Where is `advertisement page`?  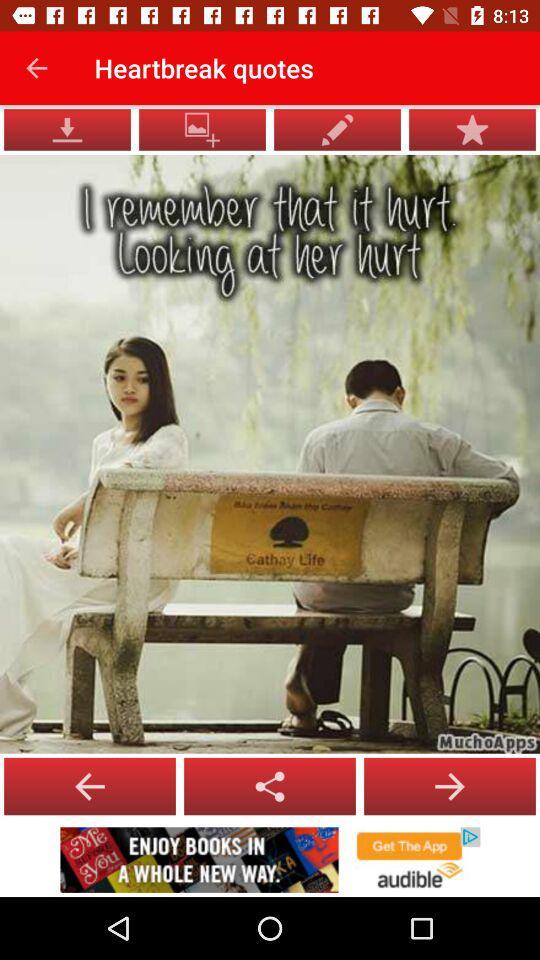 advertisement page is located at coordinates (270, 859).